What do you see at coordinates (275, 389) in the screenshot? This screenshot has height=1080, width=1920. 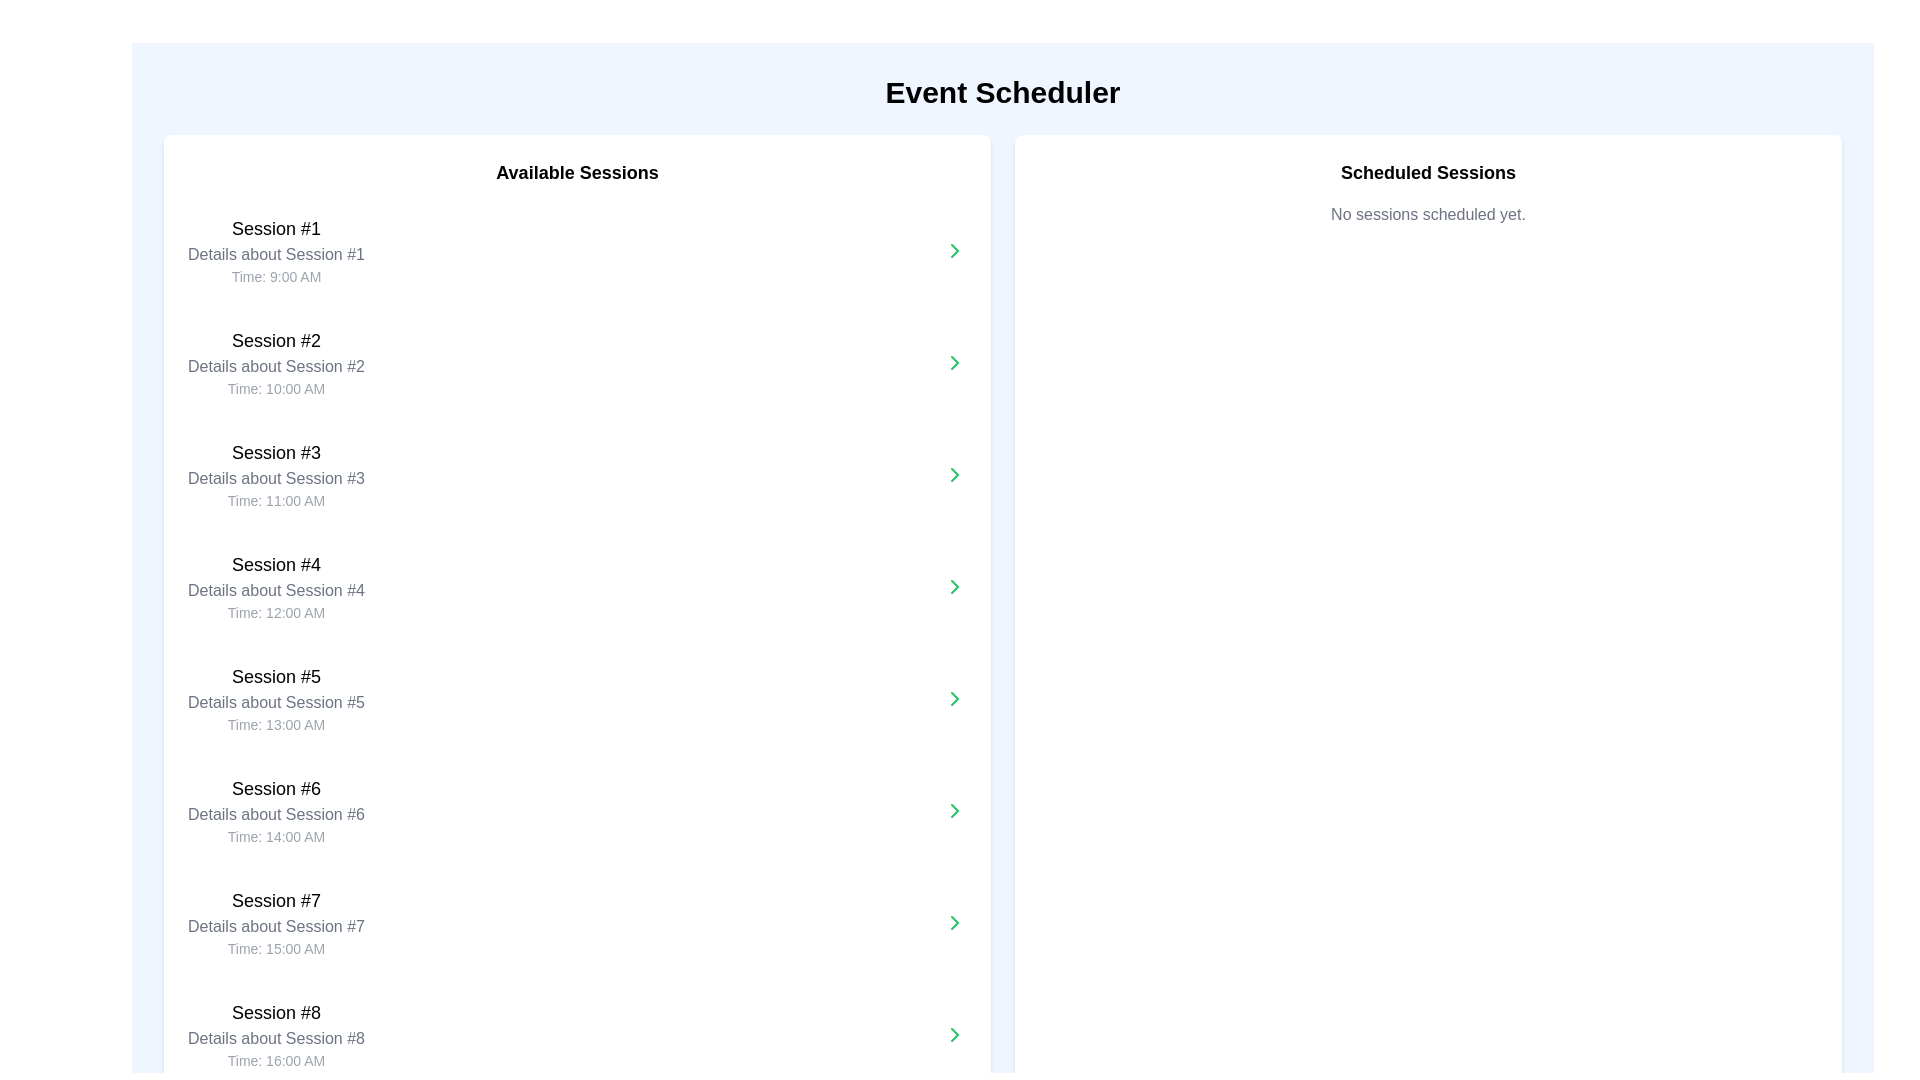 I see `the static text label displaying the scheduled time for 'Session #2', which is located under the 'Available Sessions' section` at bounding box center [275, 389].